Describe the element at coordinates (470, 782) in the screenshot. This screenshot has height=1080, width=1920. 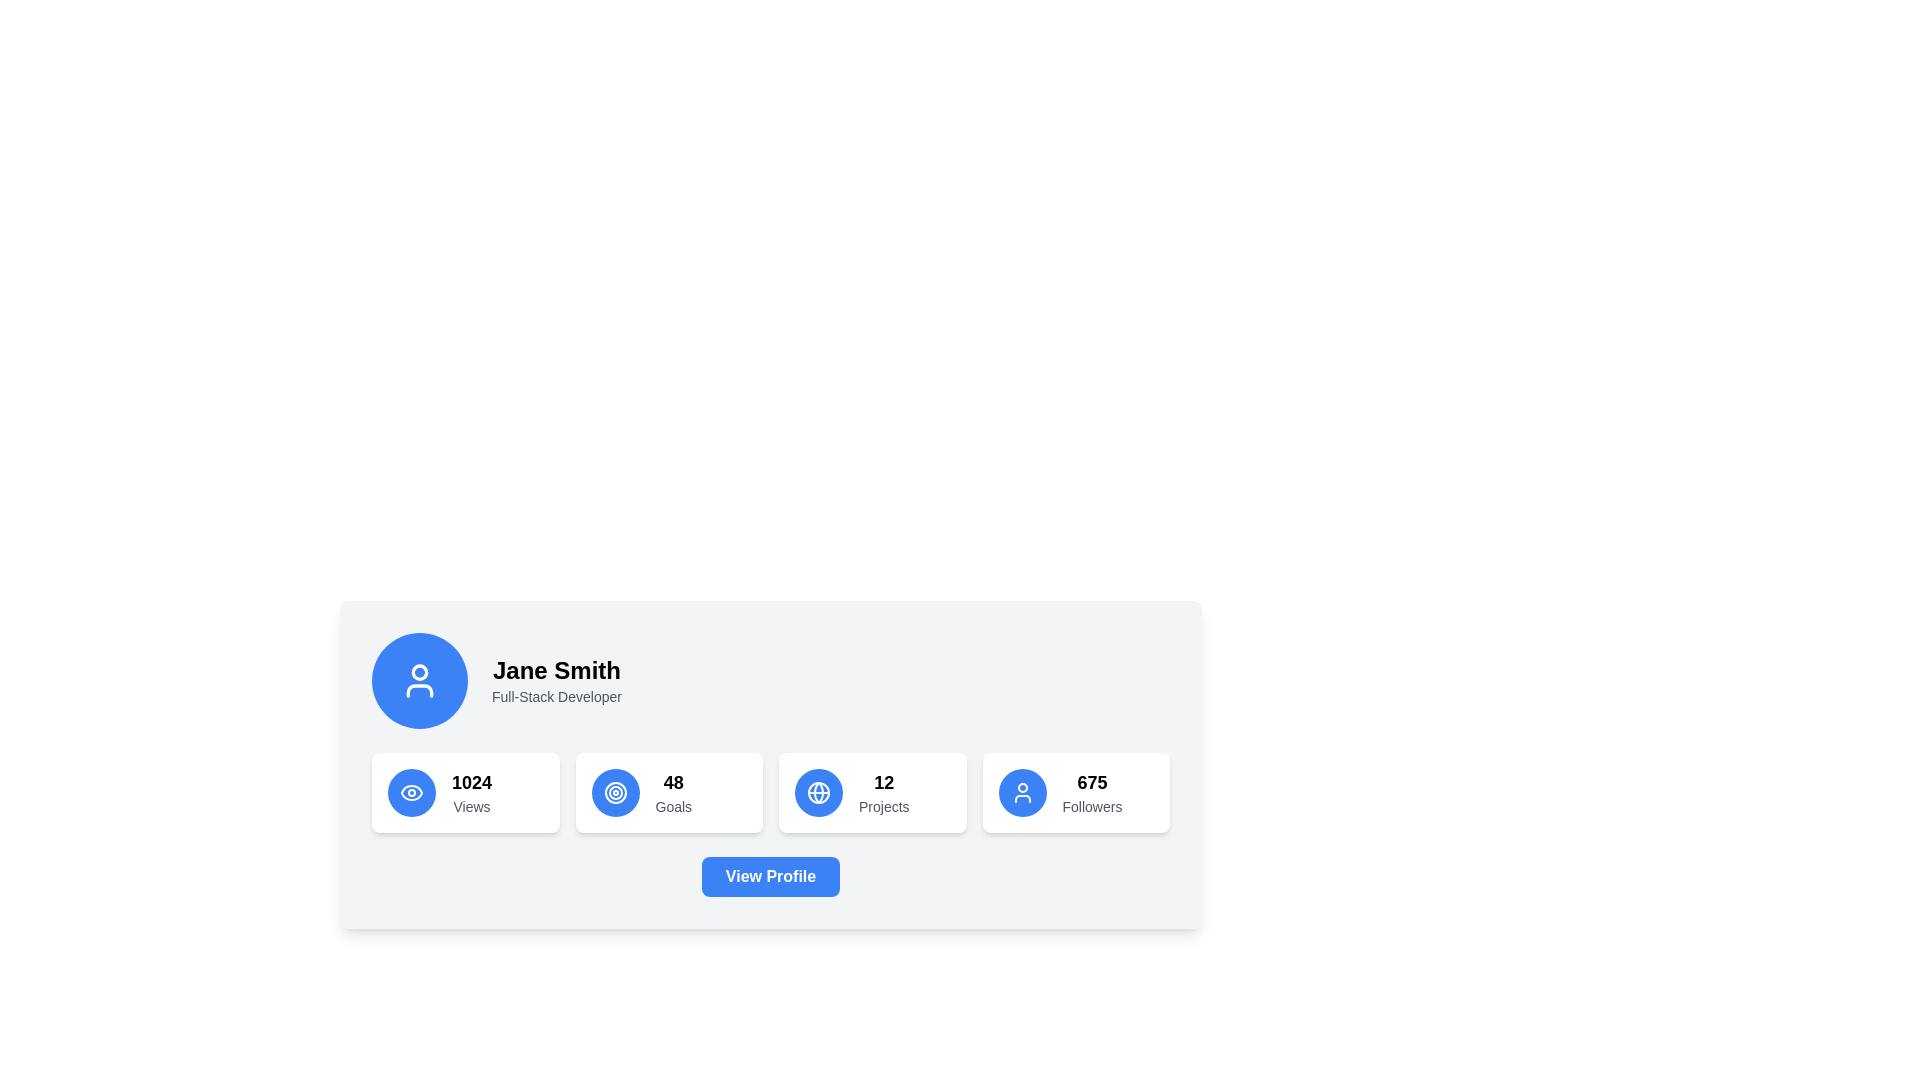
I see `the numerical value '1024' displayed in the text component located in the first statistic box on the second row, directly above the 'Views' label` at that location.